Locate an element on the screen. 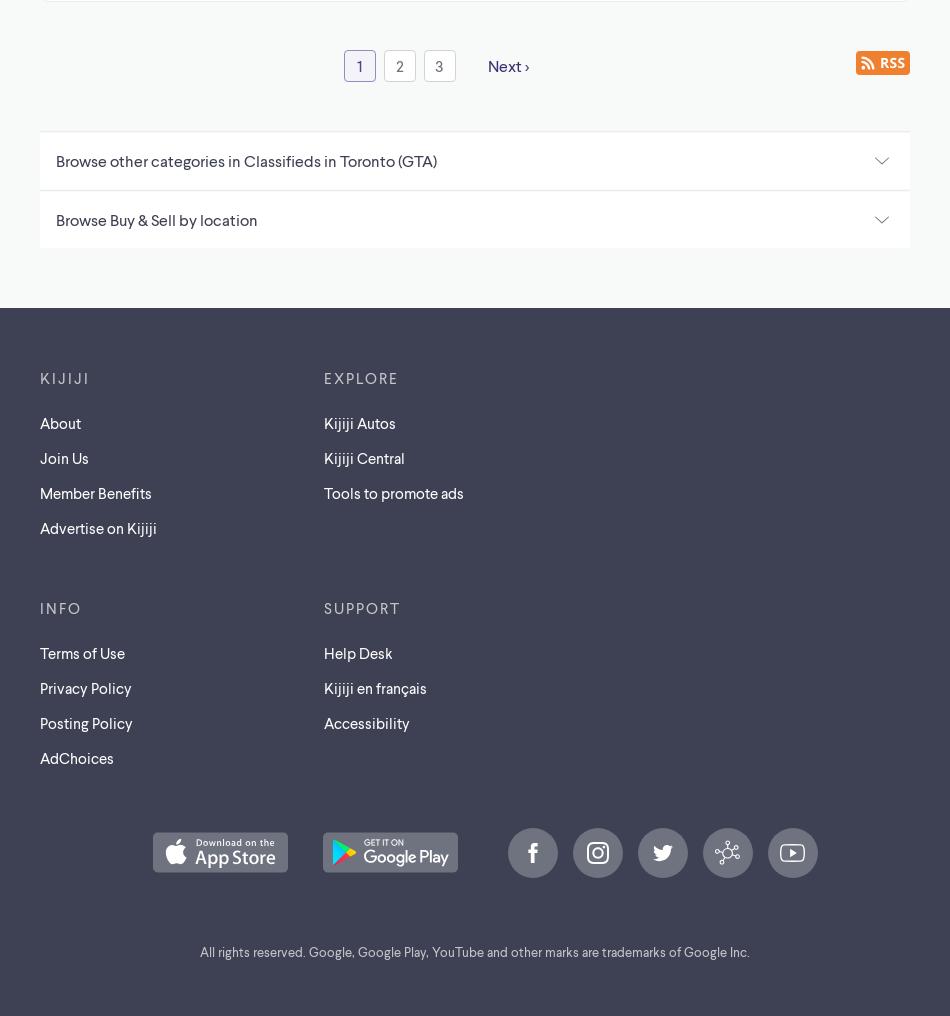 The height and width of the screenshot is (1016, 950). 'Help Desk' is located at coordinates (357, 650).